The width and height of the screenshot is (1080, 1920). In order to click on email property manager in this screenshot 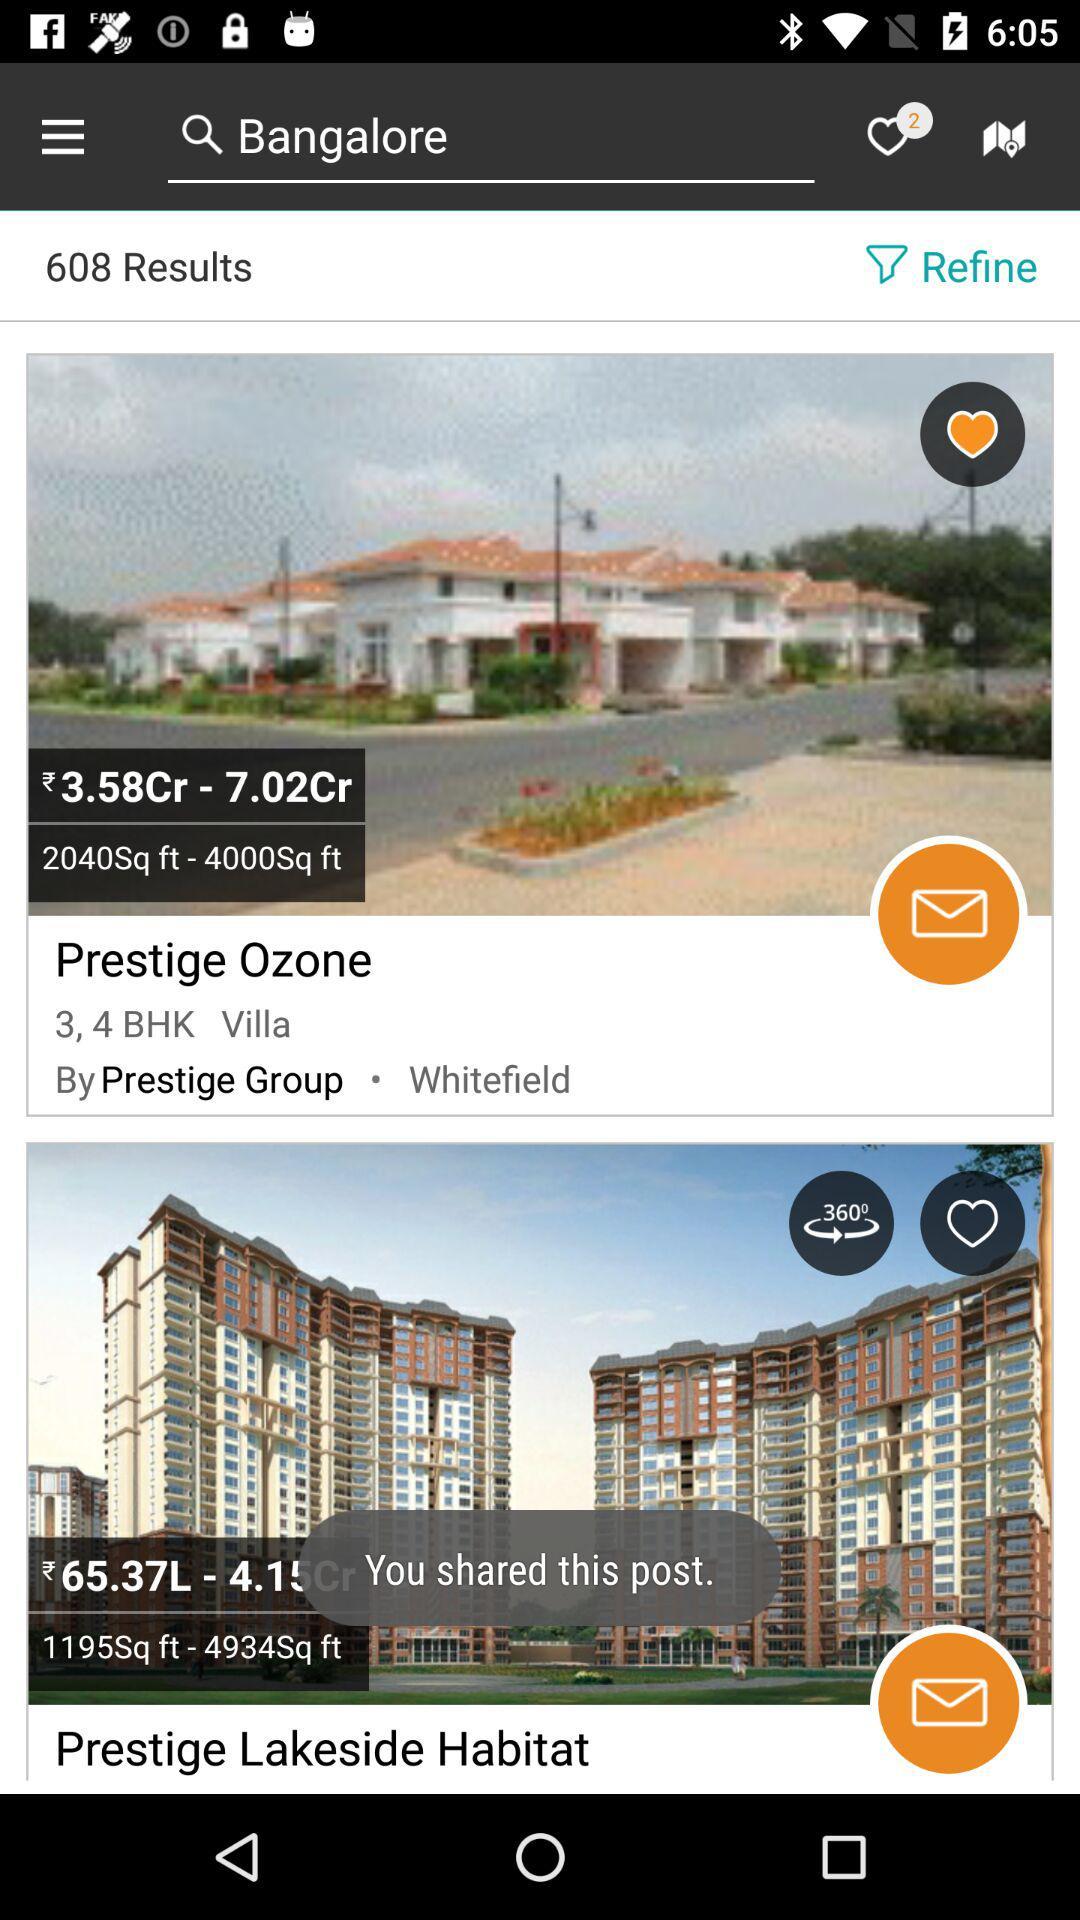, I will do `click(947, 913)`.